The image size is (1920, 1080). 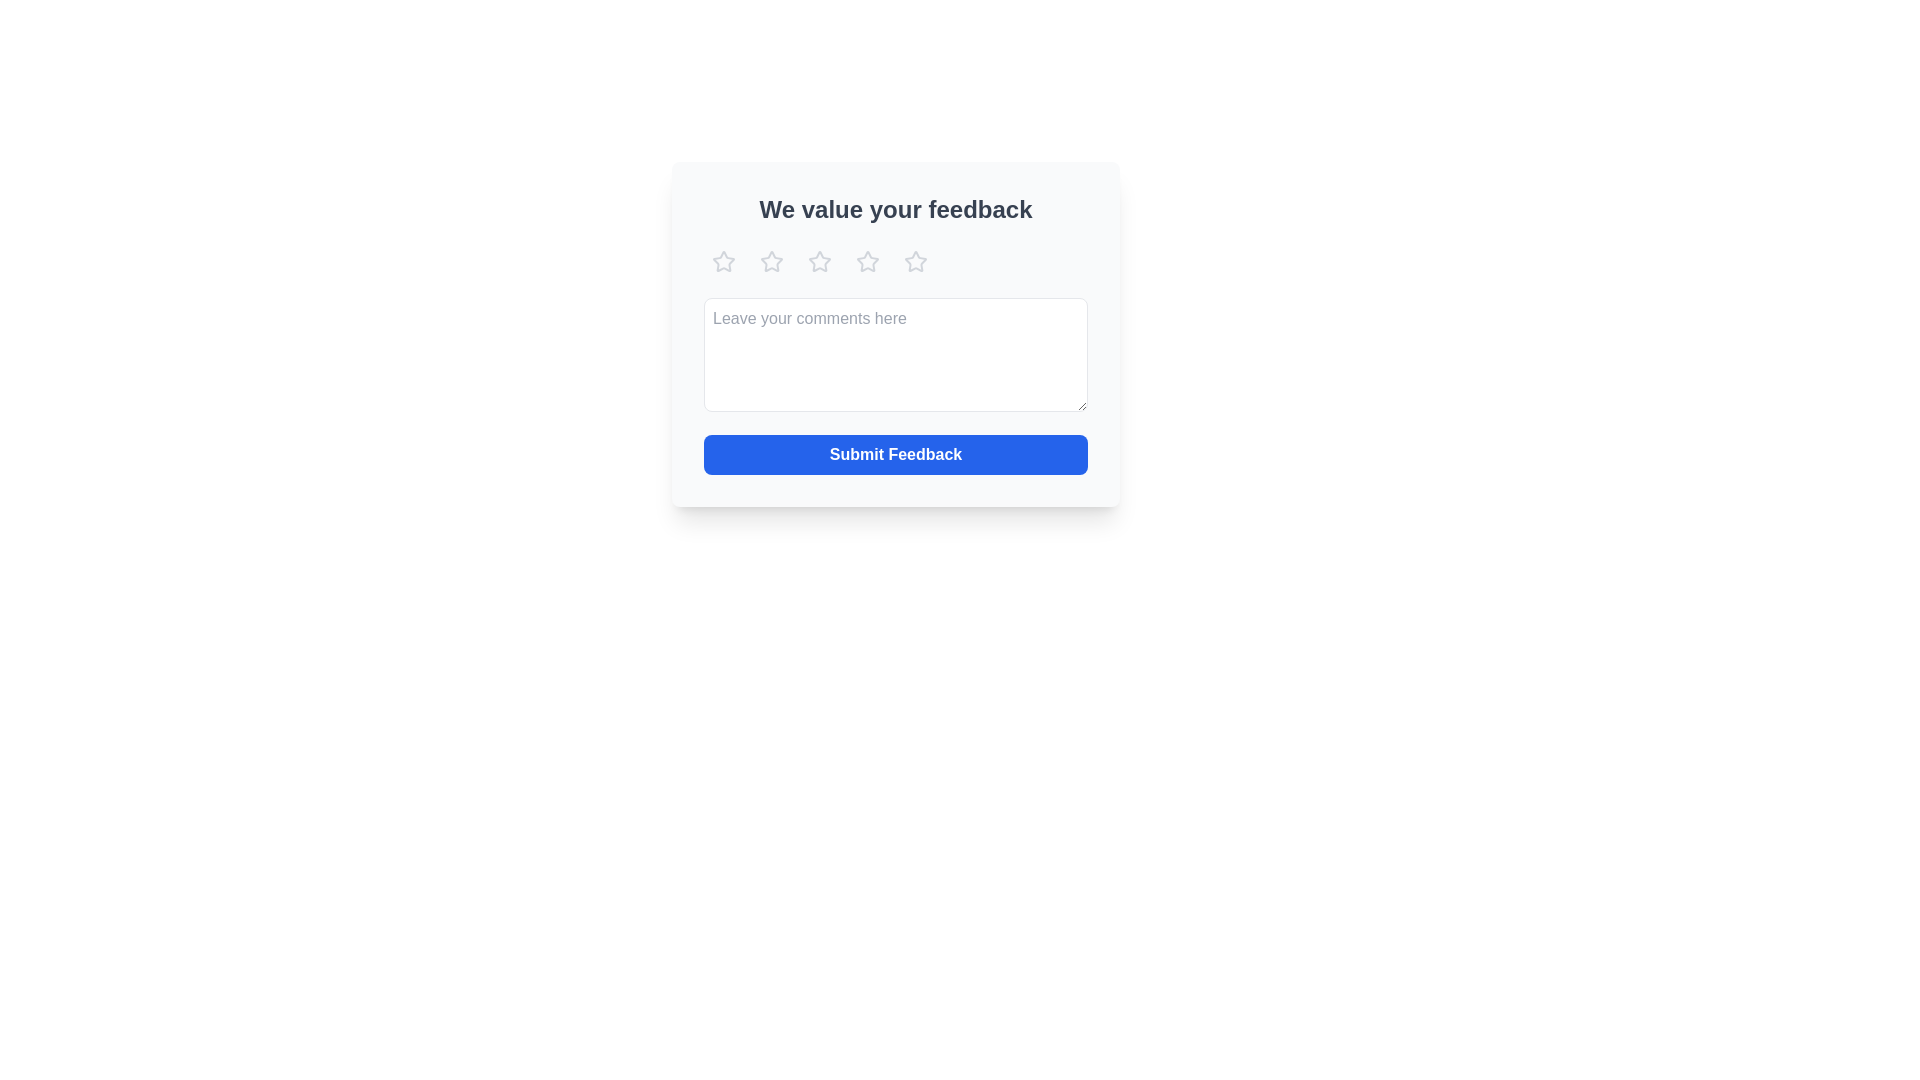 What do you see at coordinates (915, 261) in the screenshot?
I see `the fifth Rating star icon, which has a hollow center and gray outline` at bounding box center [915, 261].